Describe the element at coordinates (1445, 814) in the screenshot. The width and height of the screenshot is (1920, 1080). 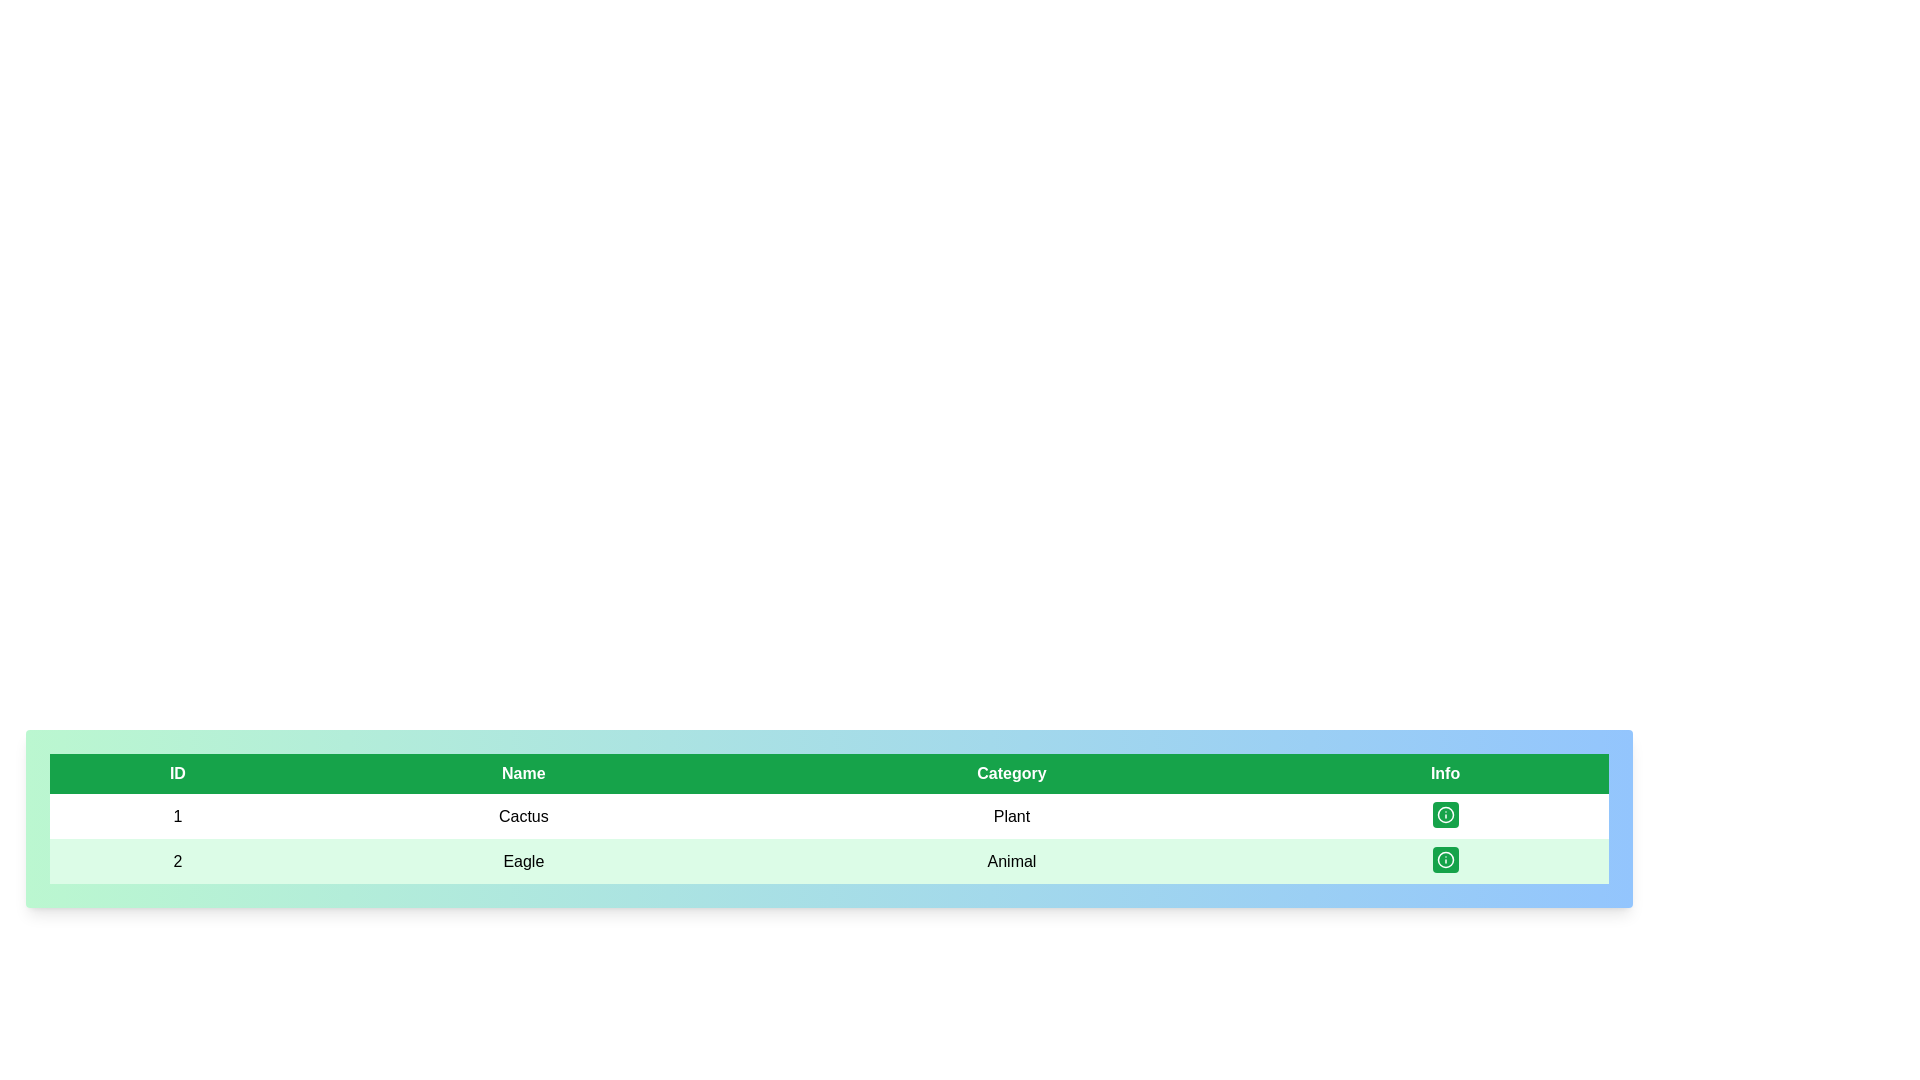
I see `the green circular SVG element located in the second row of the 'Info' column in the tabular layout` at that location.